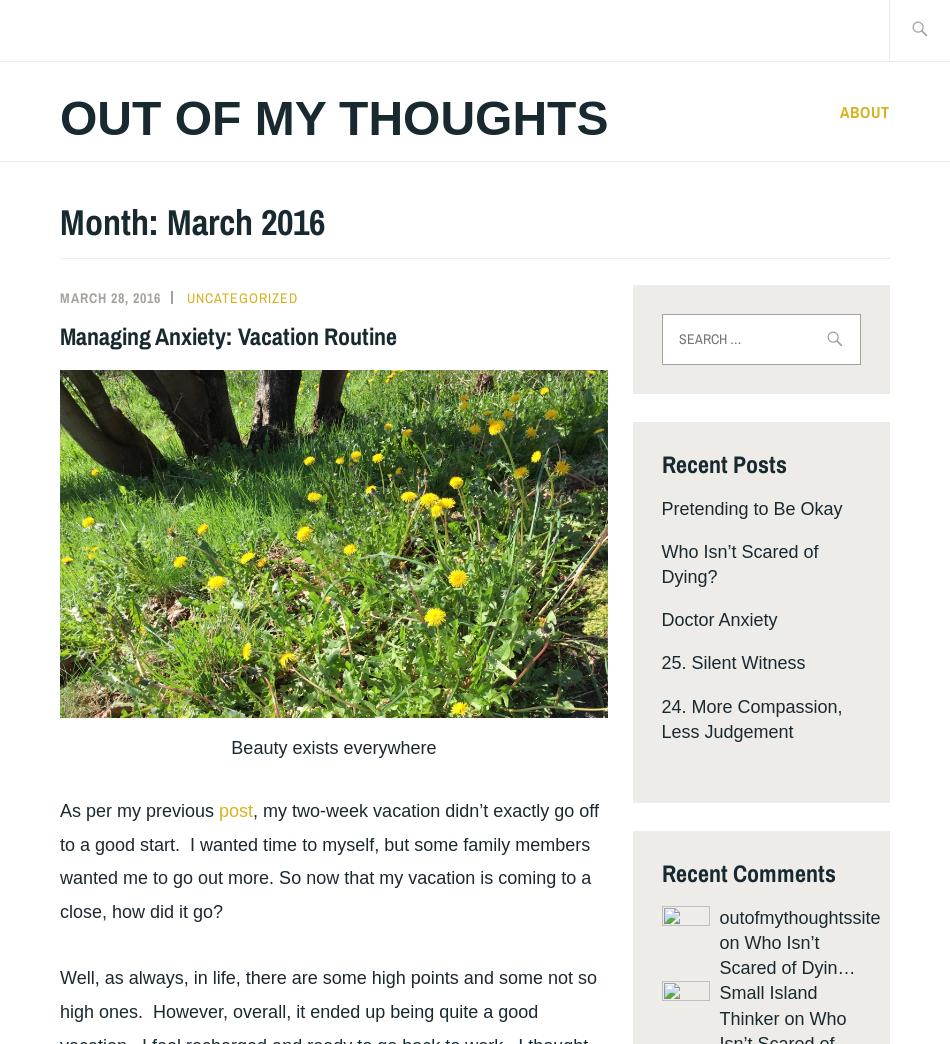 The image size is (950, 1044). What do you see at coordinates (766, 1005) in the screenshot?
I see `'Small Island Thinker'` at bounding box center [766, 1005].